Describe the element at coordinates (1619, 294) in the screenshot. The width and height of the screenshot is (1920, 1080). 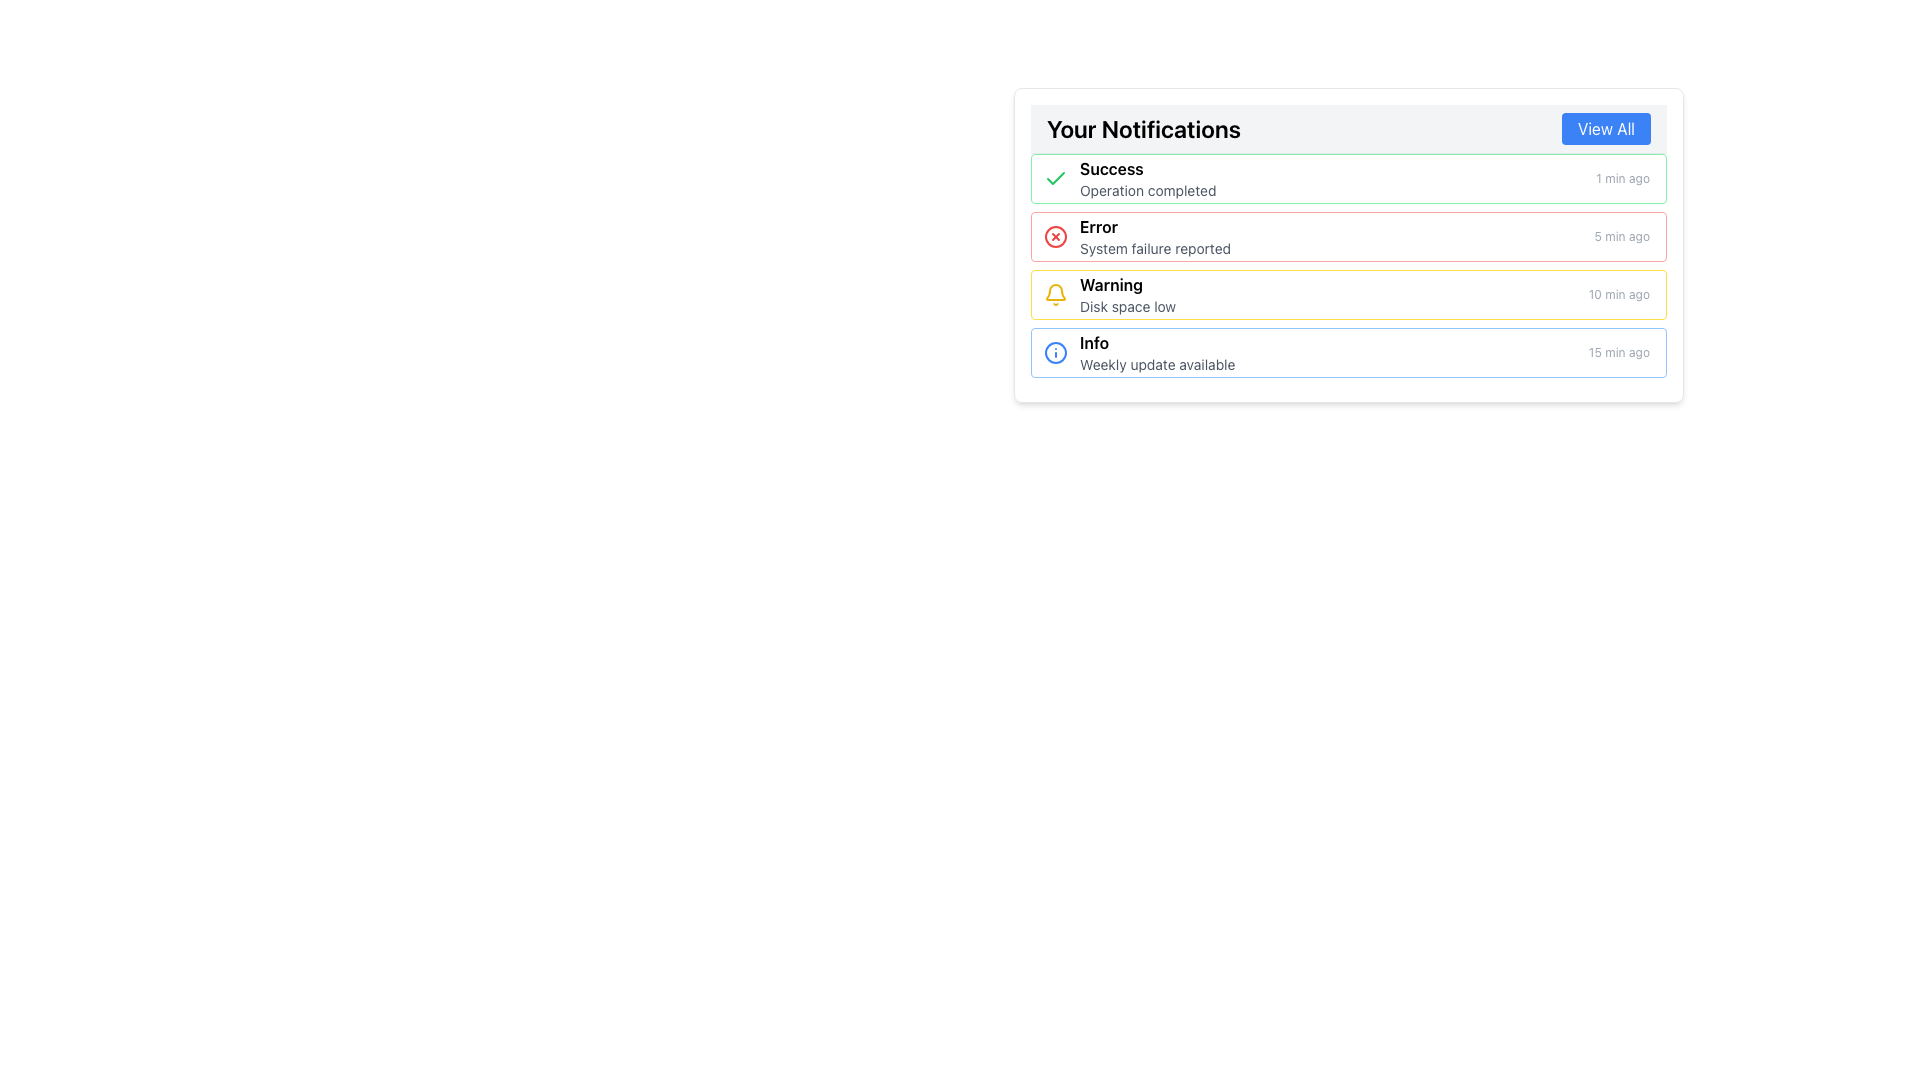
I see `the Text label that indicates the timestamp for the warning notification labeled 'Warning: Disk space low', located in the bottom-right area next to the warning icon` at that location.